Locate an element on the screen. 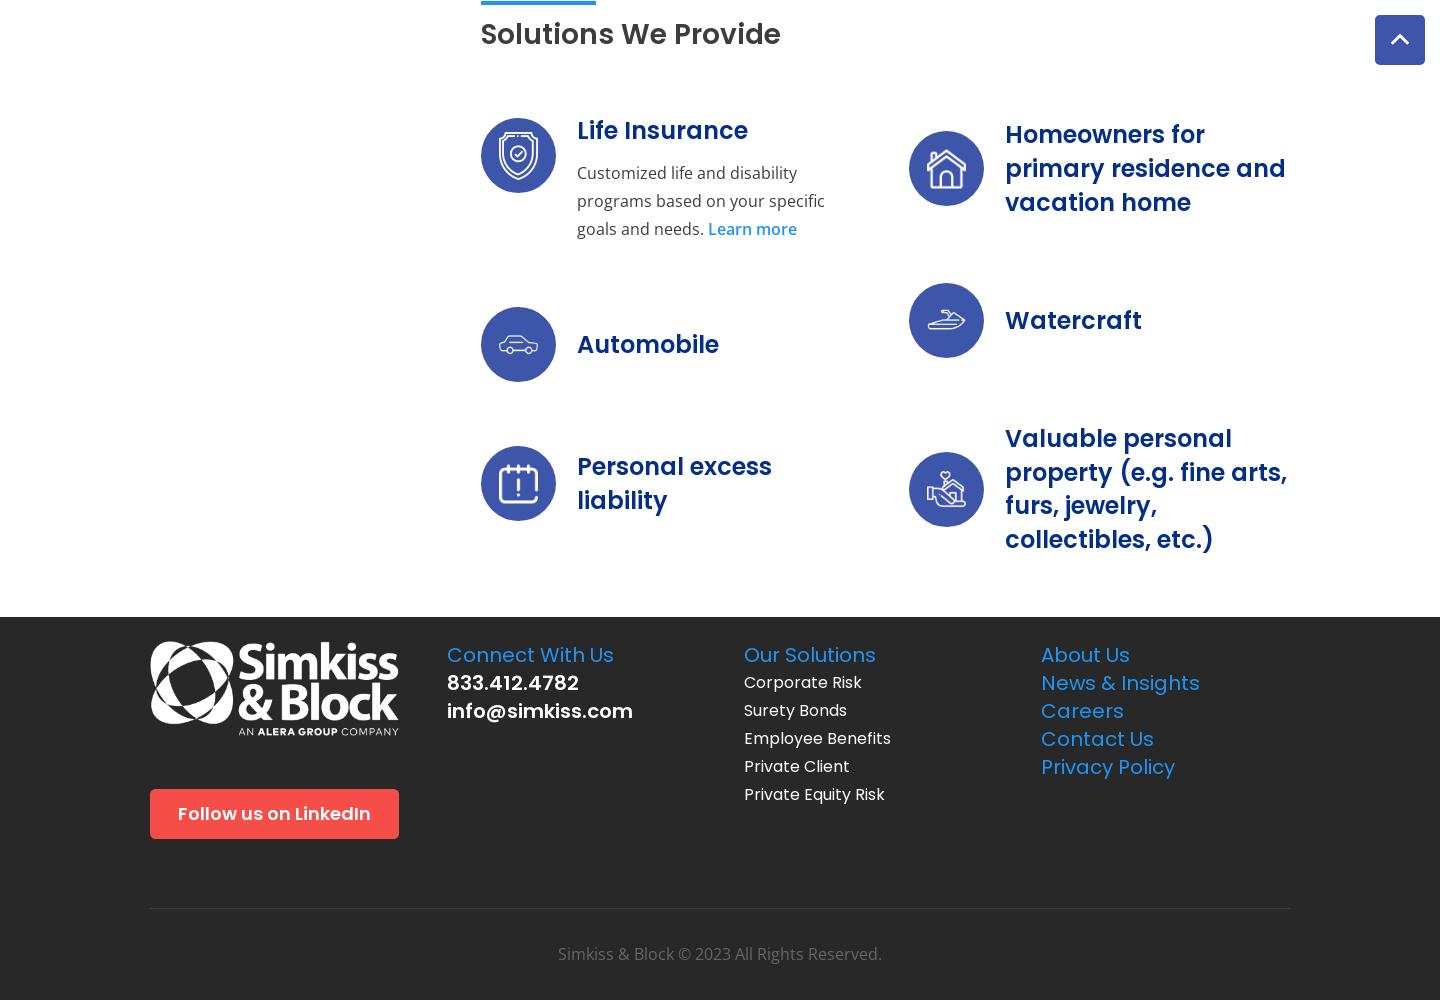 The height and width of the screenshot is (1000, 1440). 'Our Solutions' is located at coordinates (743, 655).